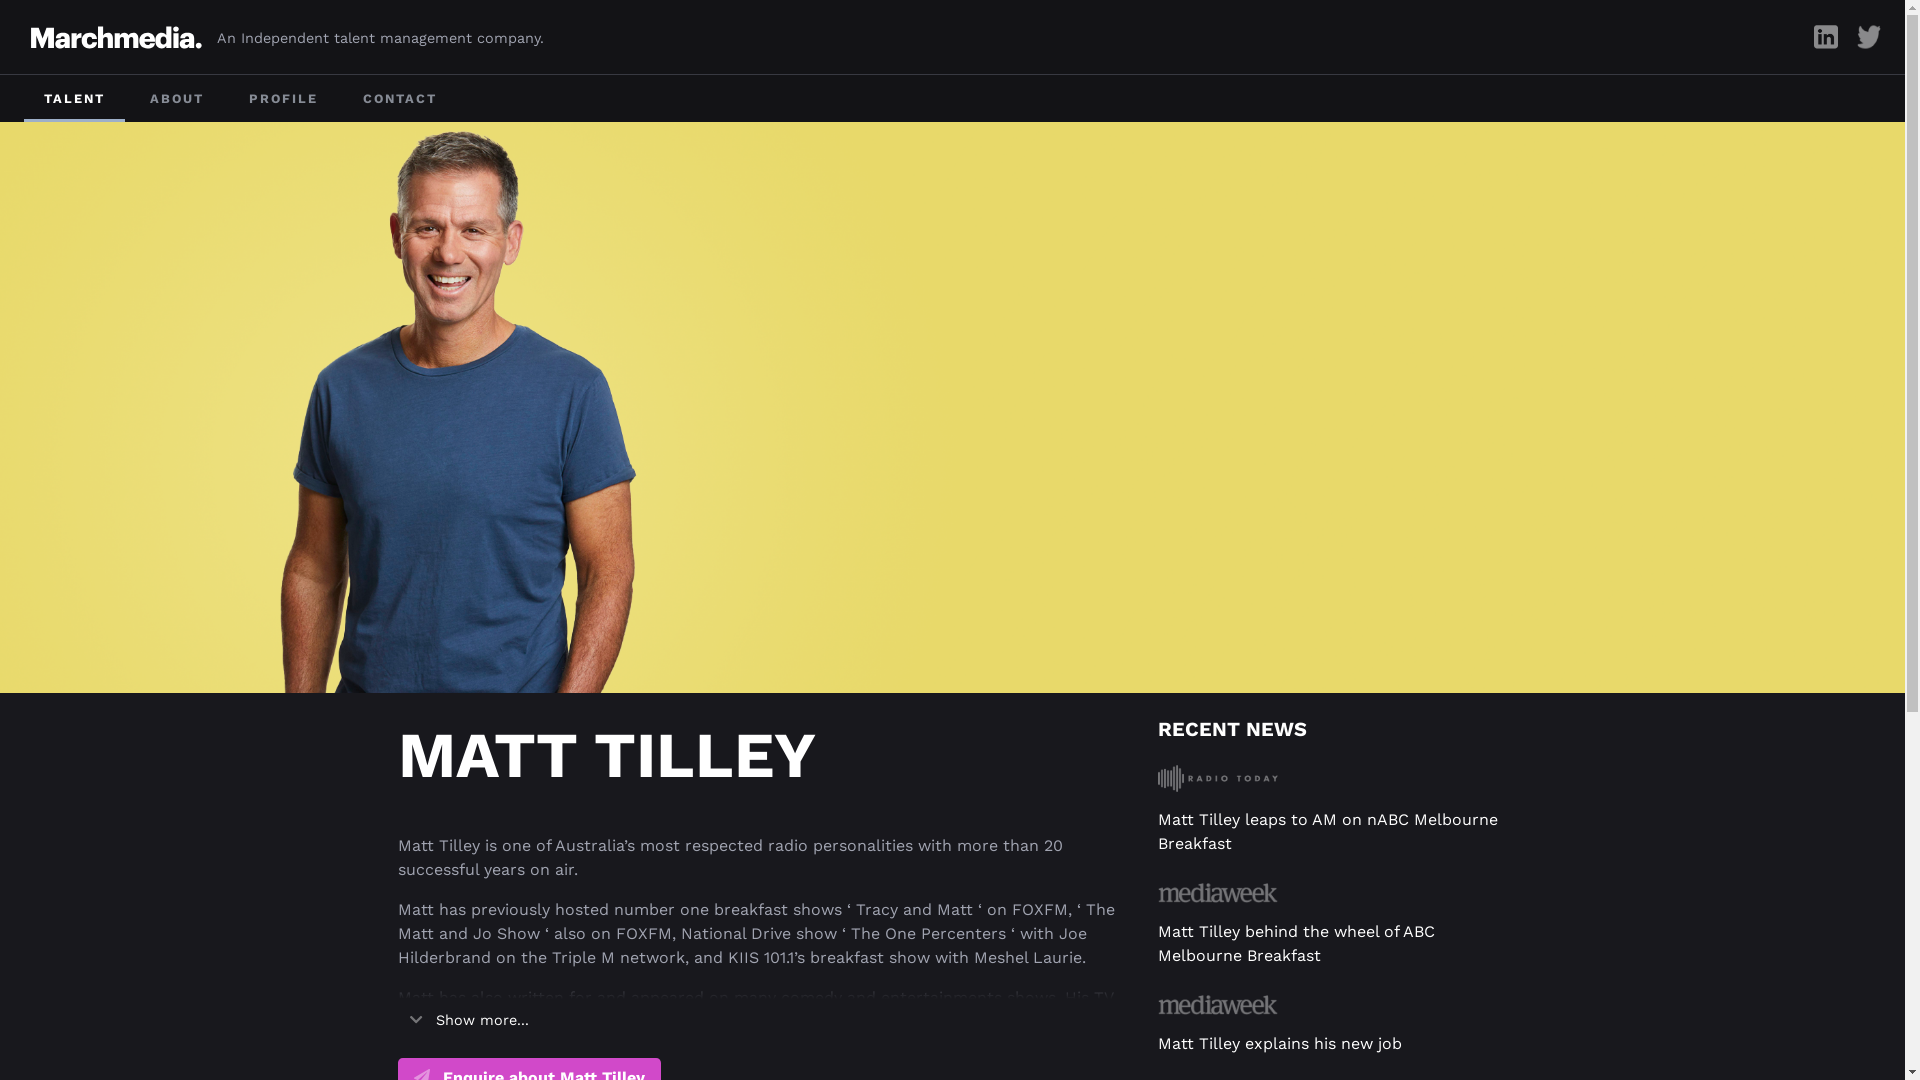 This screenshot has width=1920, height=1080. What do you see at coordinates (1328, 831) in the screenshot?
I see `'Matt Tilley leaps to AM on nABC Melbourne Breakfast'` at bounding box center [1328, 831].